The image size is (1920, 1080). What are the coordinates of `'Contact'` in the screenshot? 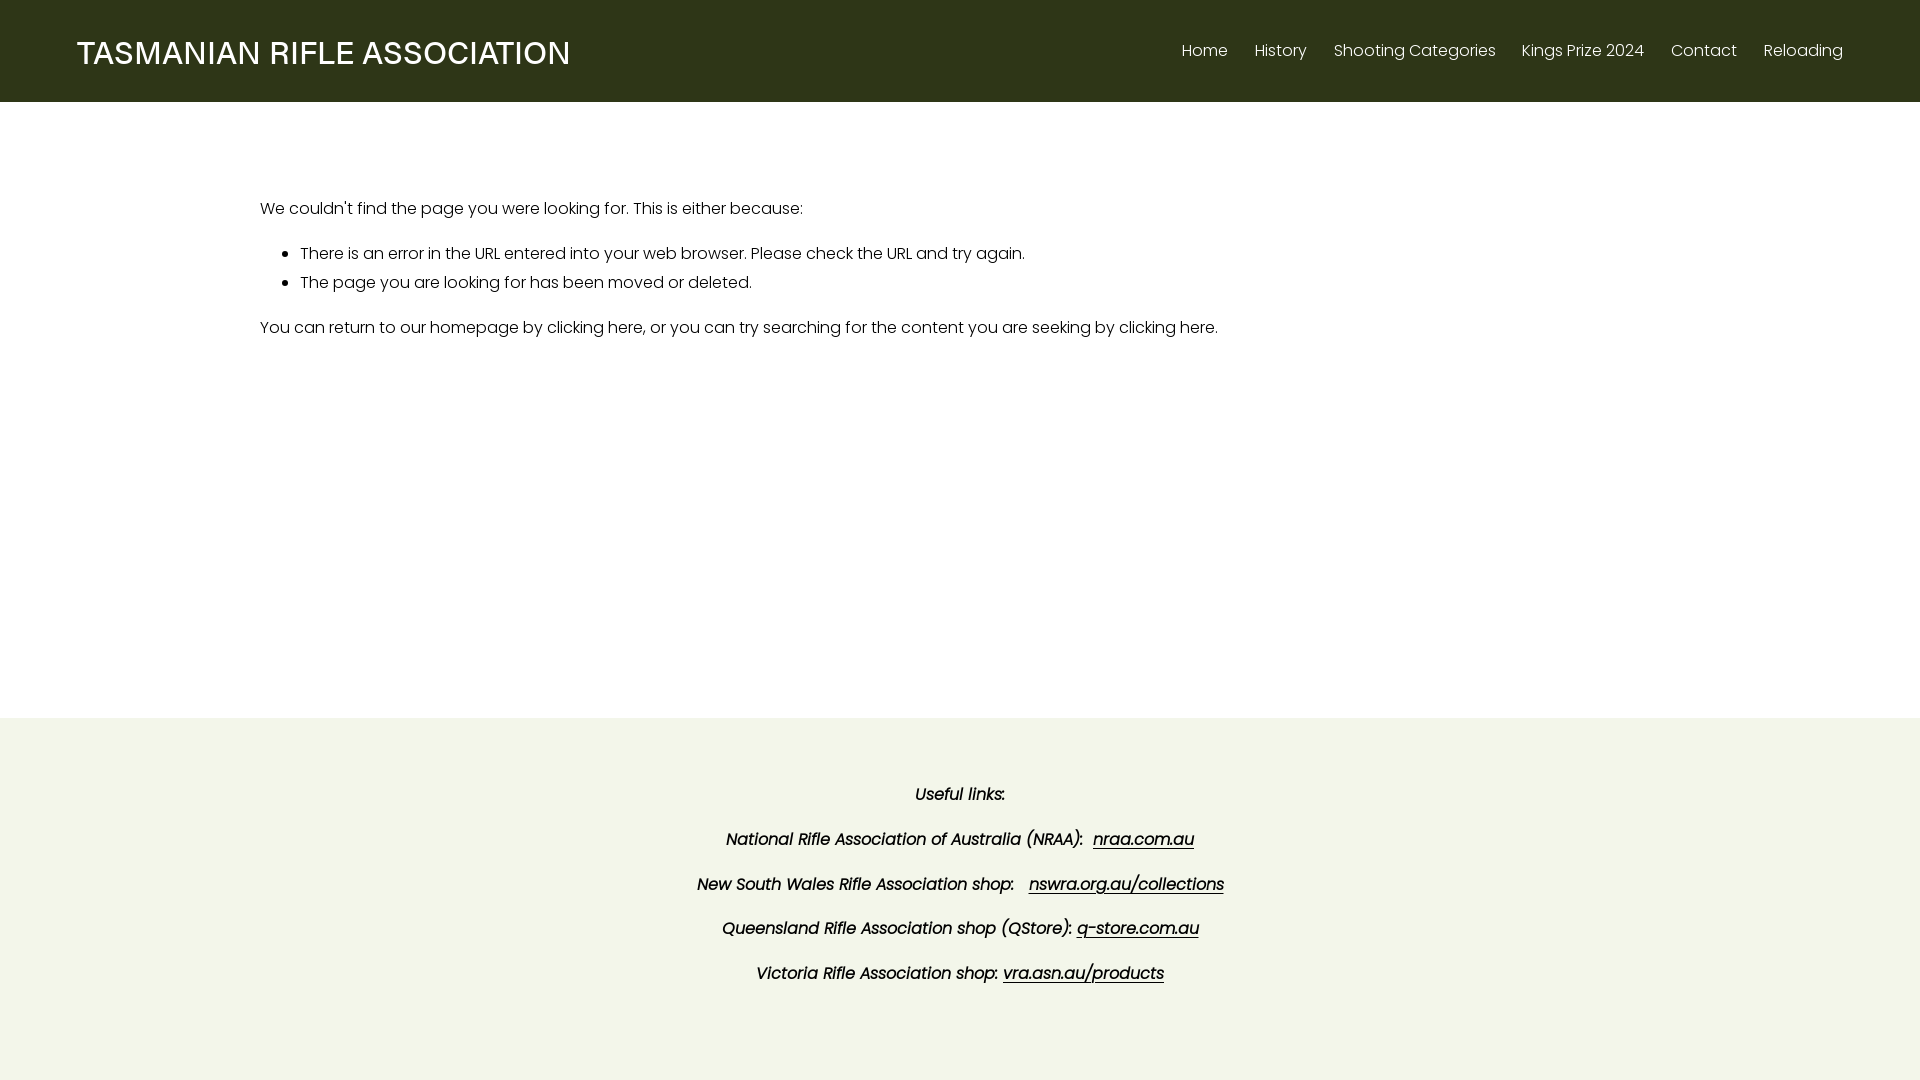 It's located at (1703, 49).